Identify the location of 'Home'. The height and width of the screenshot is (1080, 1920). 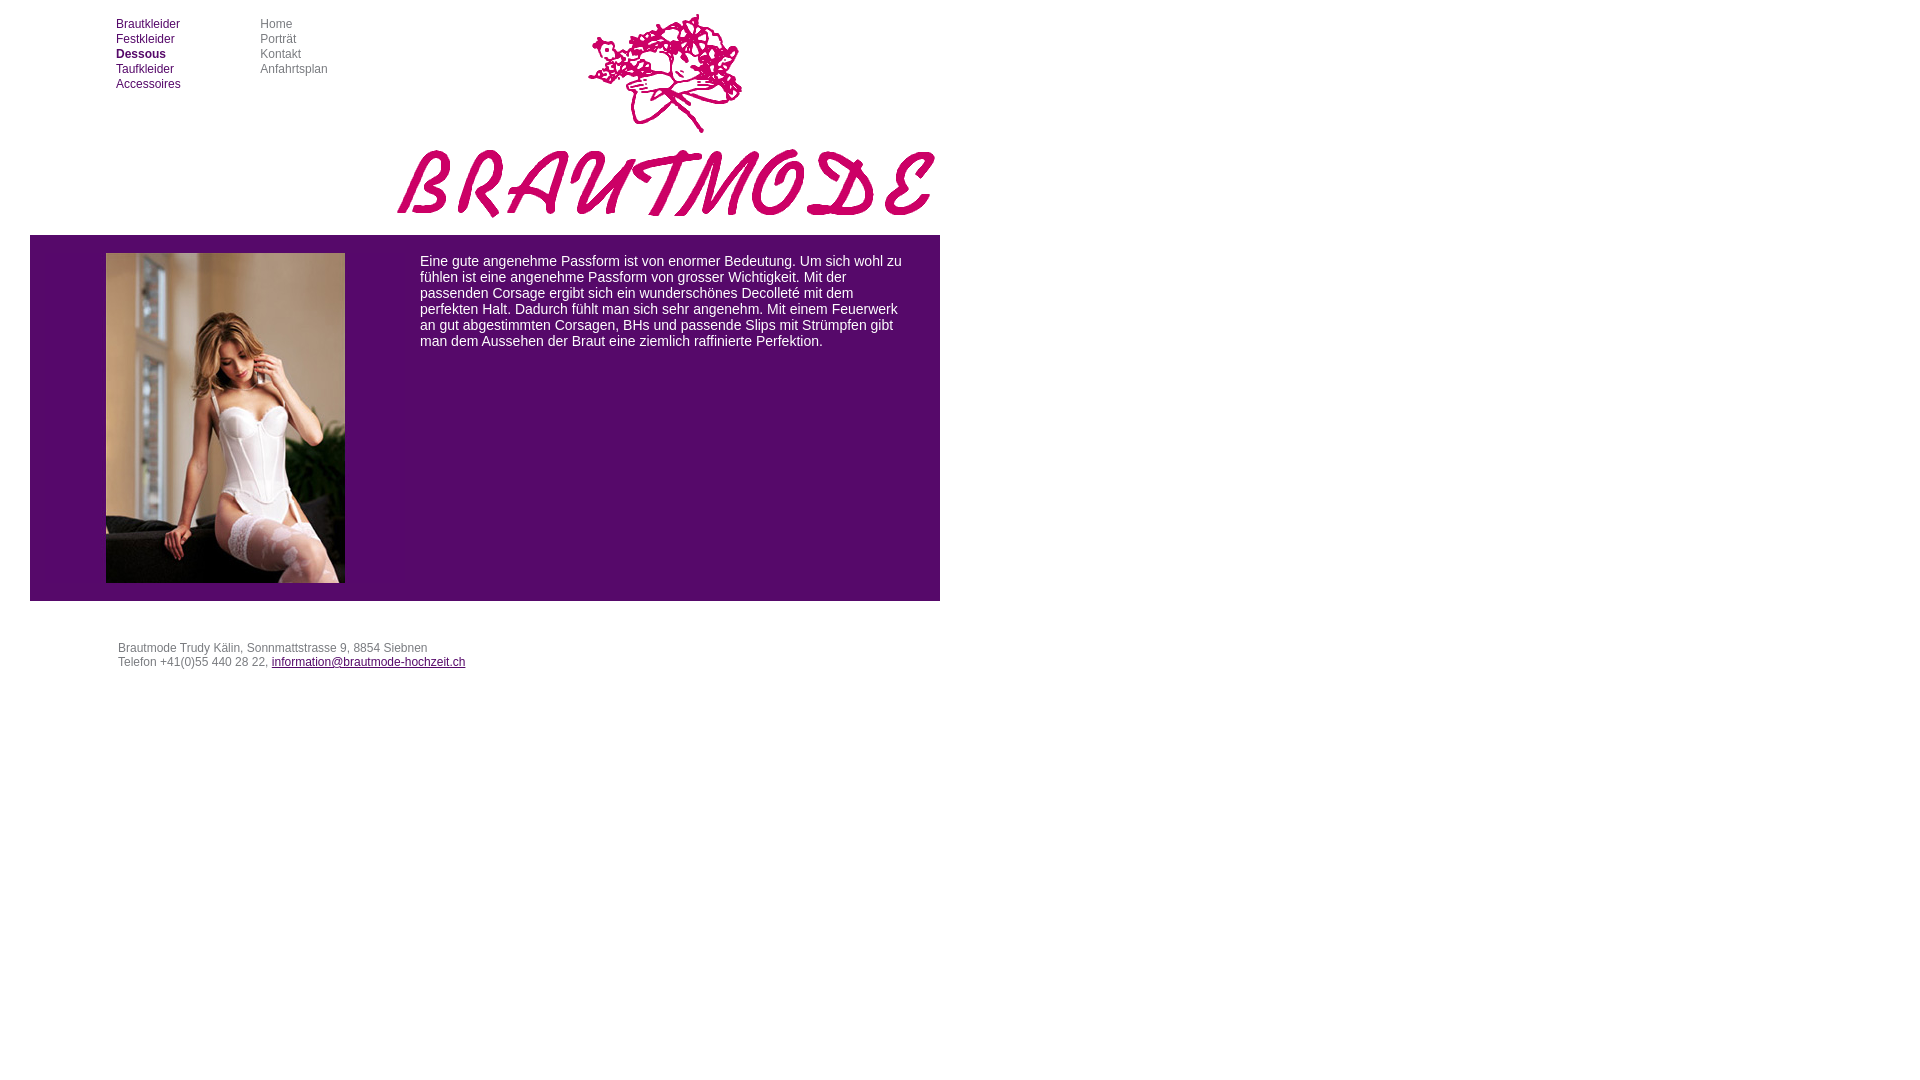
(274, 23).